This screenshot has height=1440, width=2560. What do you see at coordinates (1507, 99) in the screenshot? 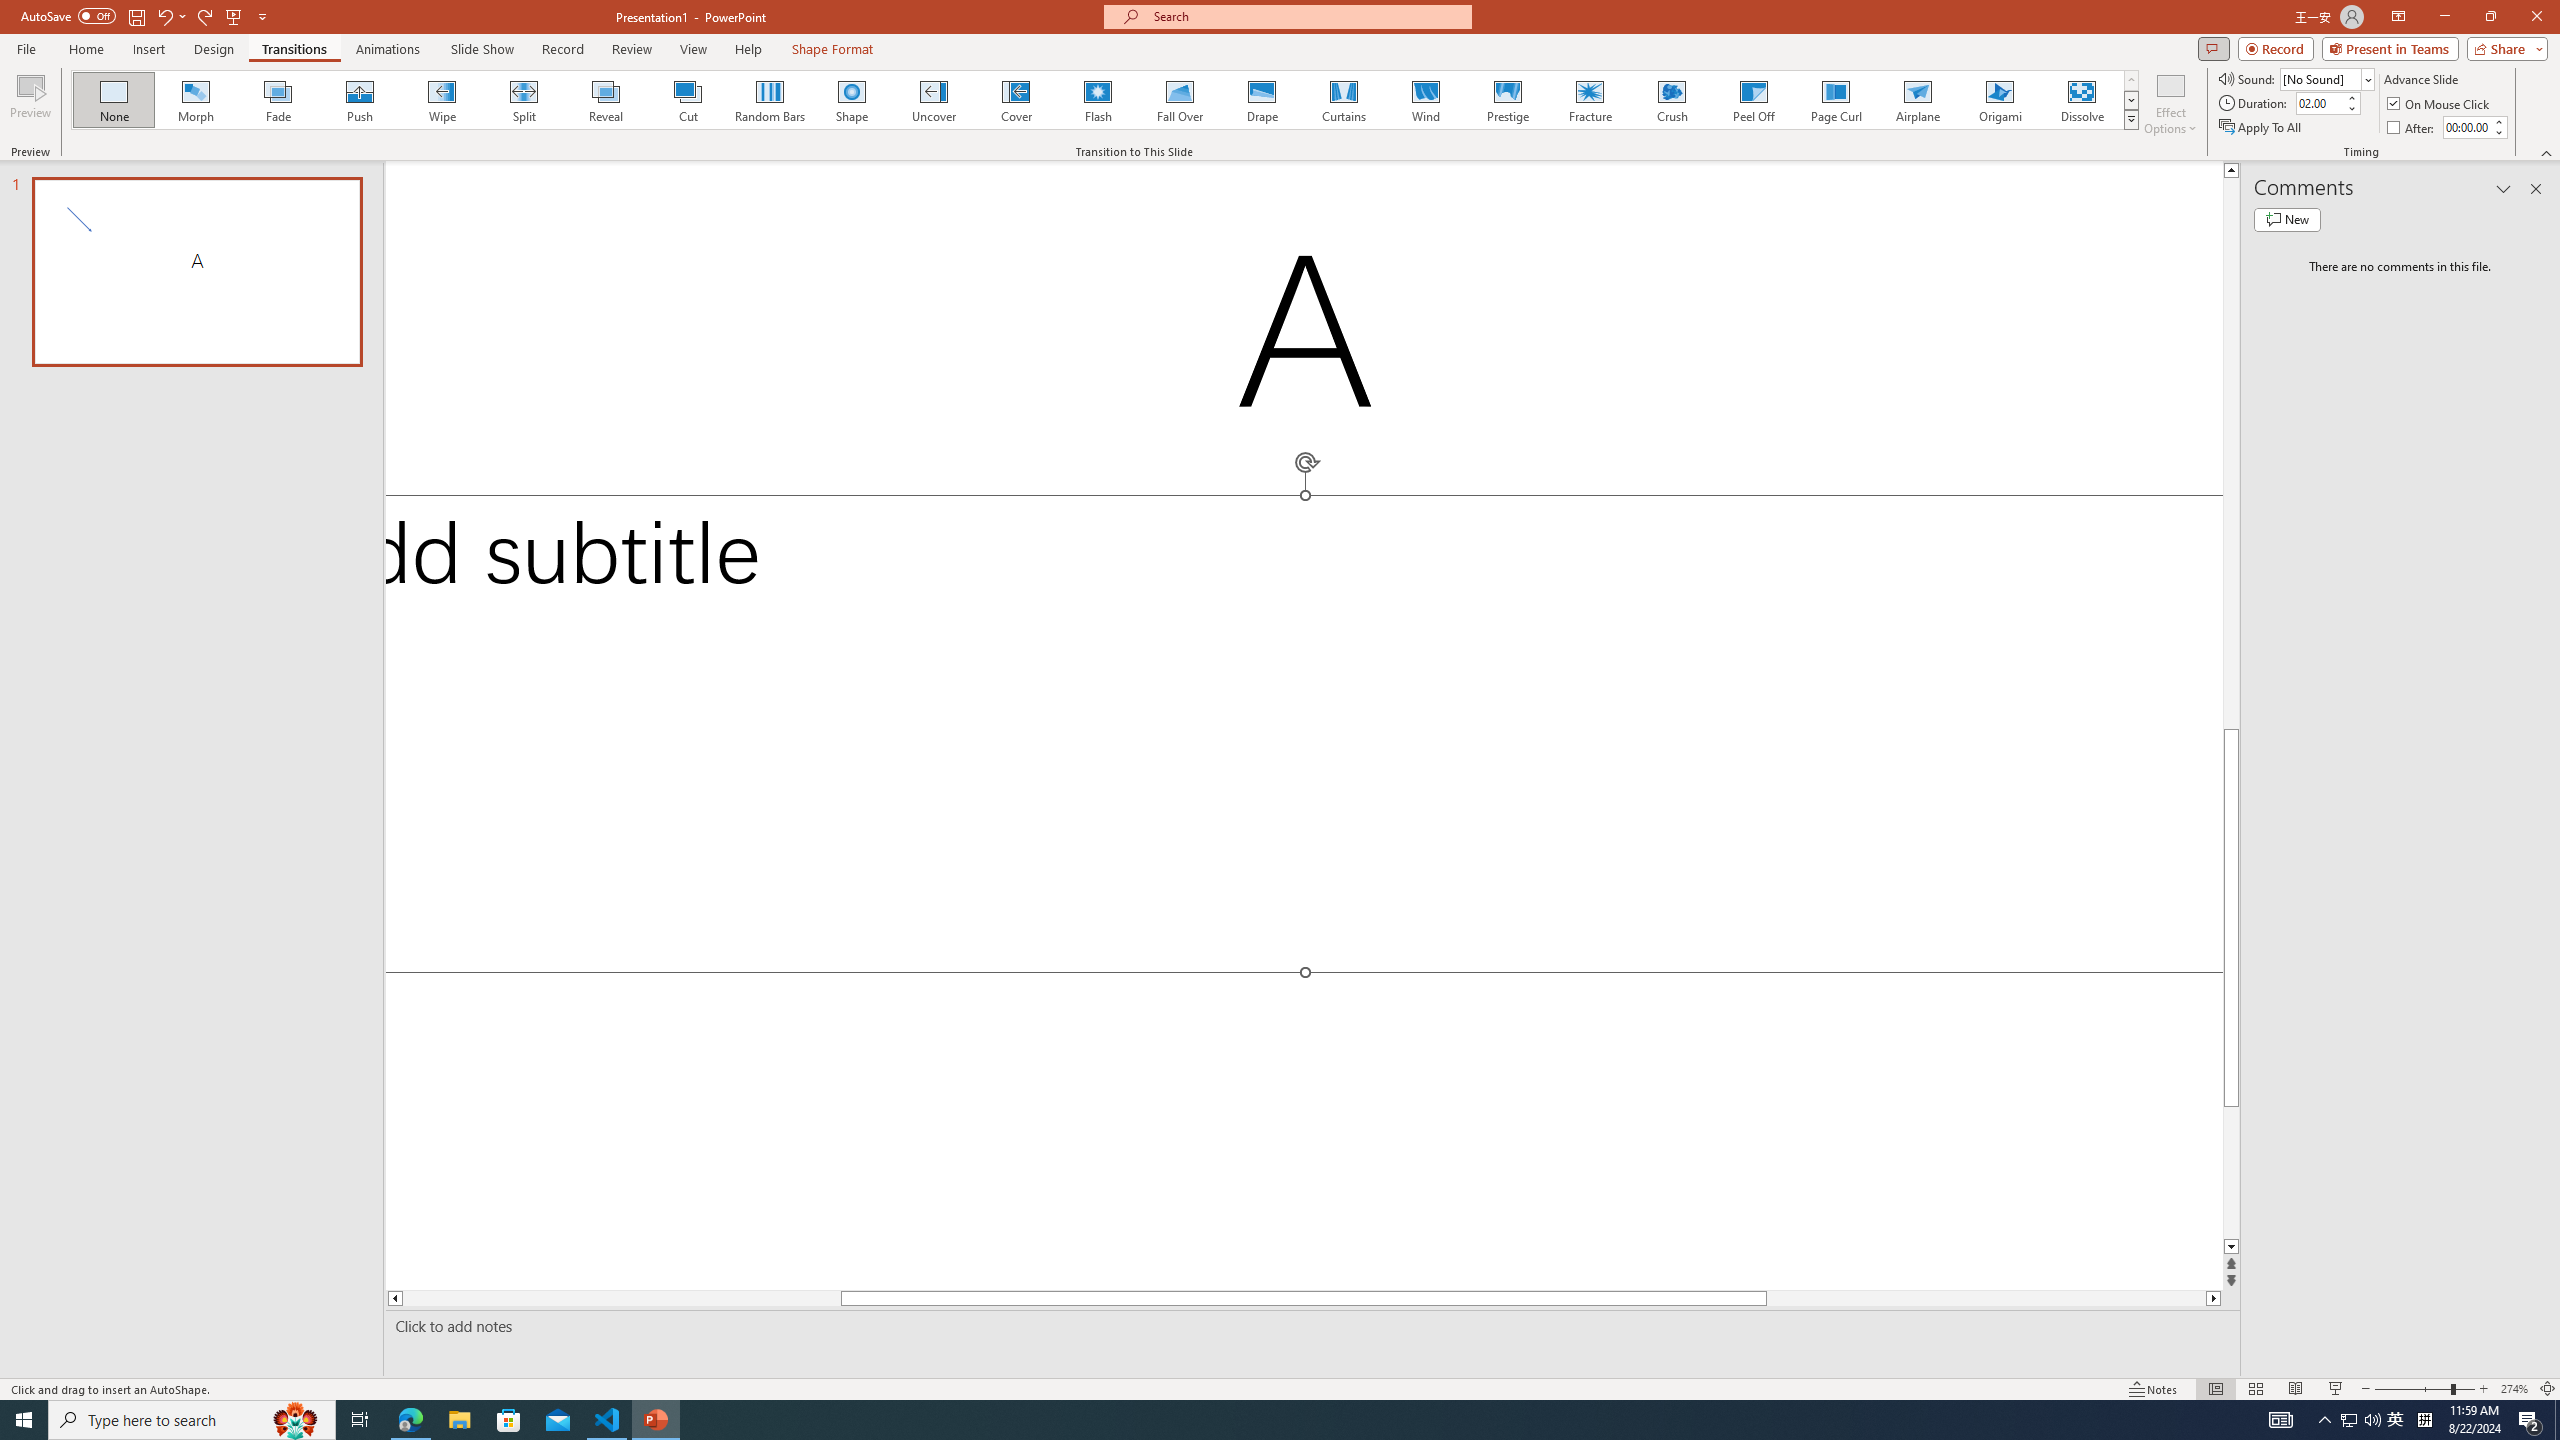
I see `'Prestige'` at bounding box center [1507, 99].